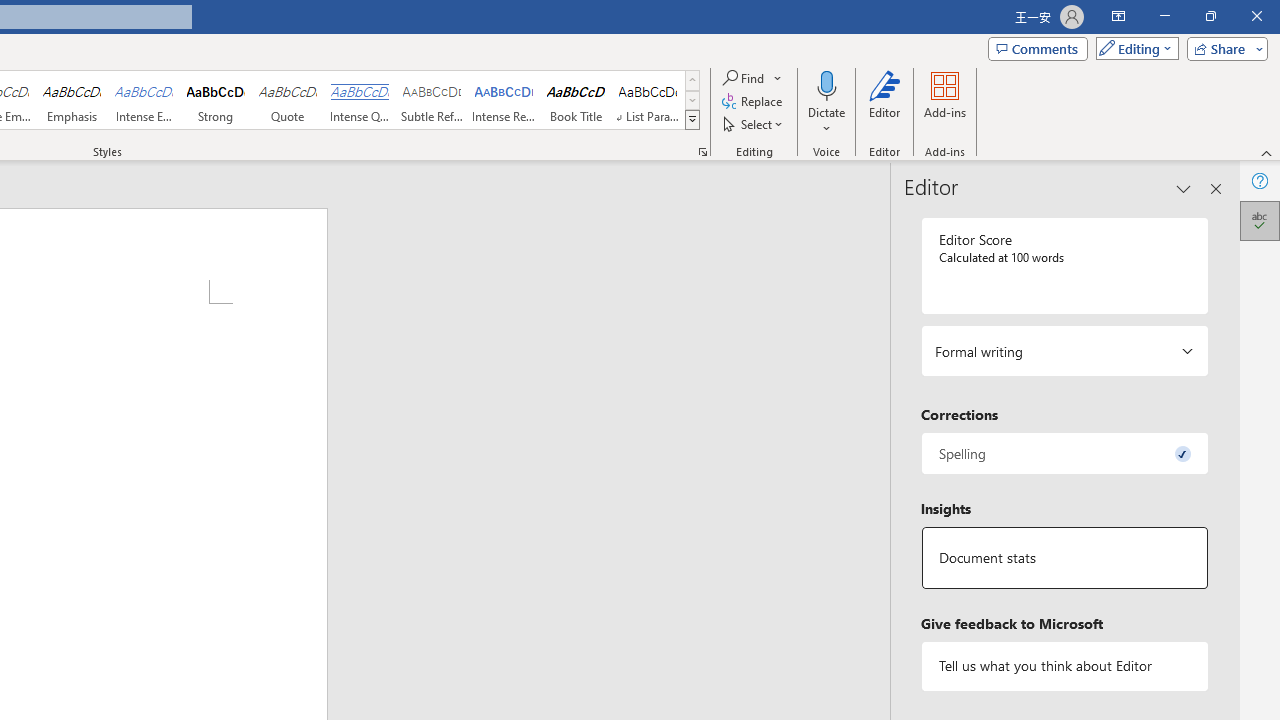 Image resolution: width=1280 pixels, height=720 pixels. Describe the element at coordinates (1063, 453) in the screenshot. I see `'Spelling, 0 issues. Press space or enter to review items.'` at that location.